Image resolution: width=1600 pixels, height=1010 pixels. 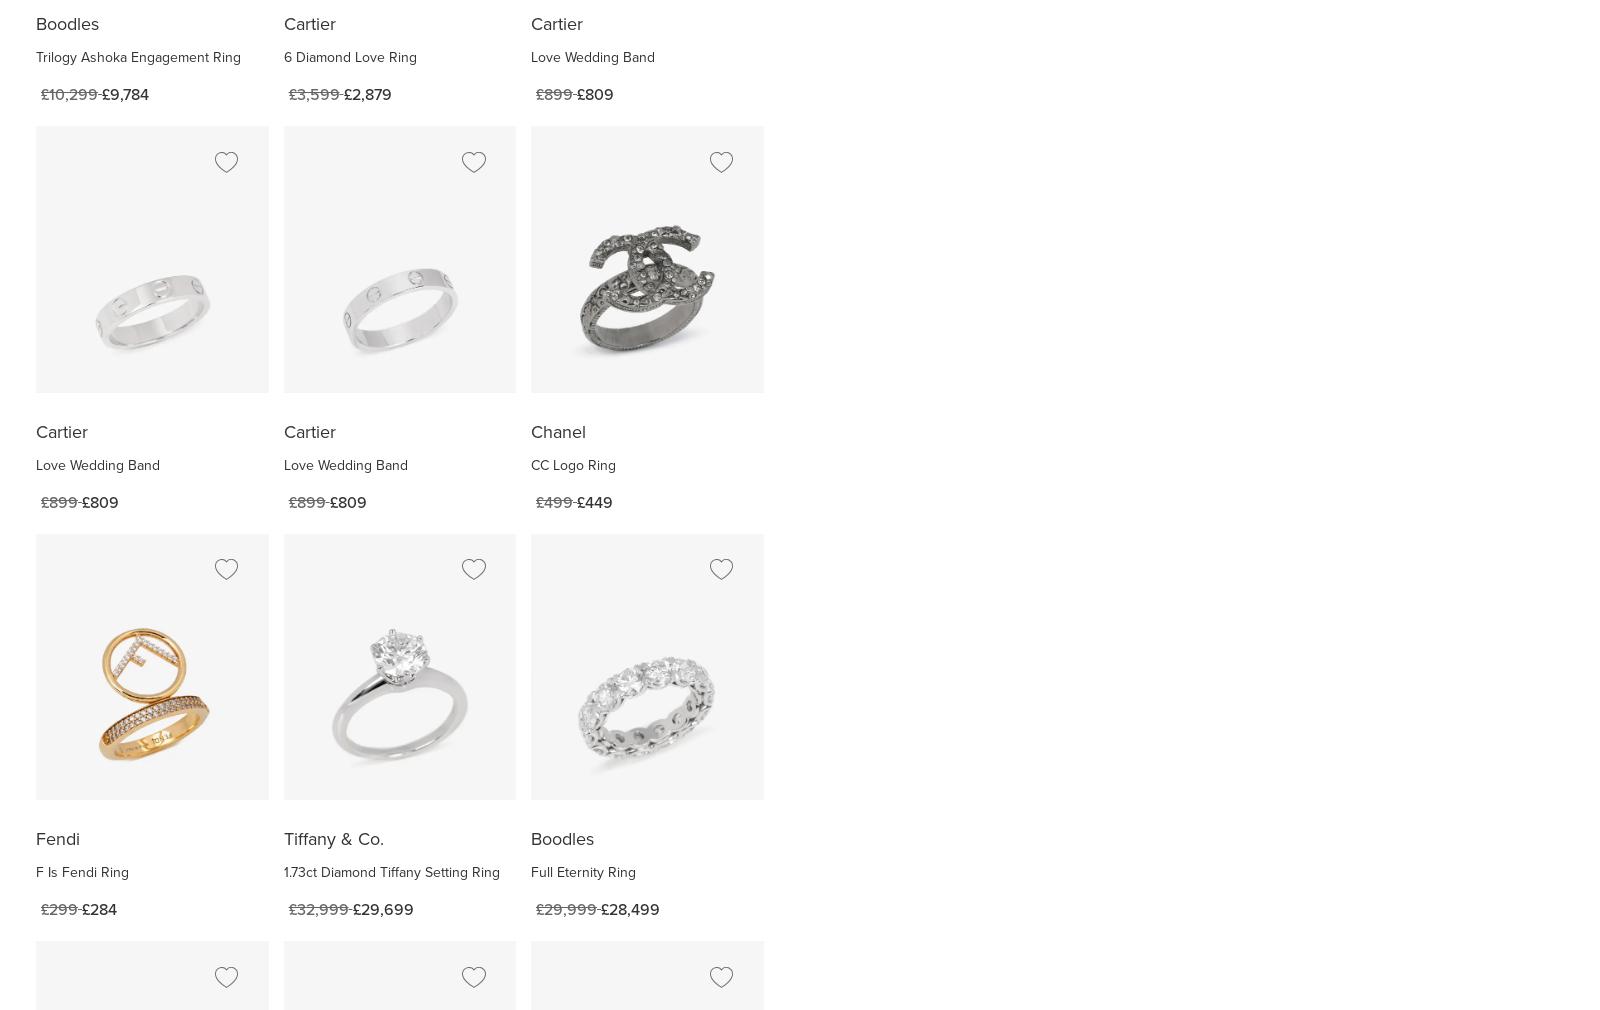 I want to click on '£29,999', so click(x=565, y=909).